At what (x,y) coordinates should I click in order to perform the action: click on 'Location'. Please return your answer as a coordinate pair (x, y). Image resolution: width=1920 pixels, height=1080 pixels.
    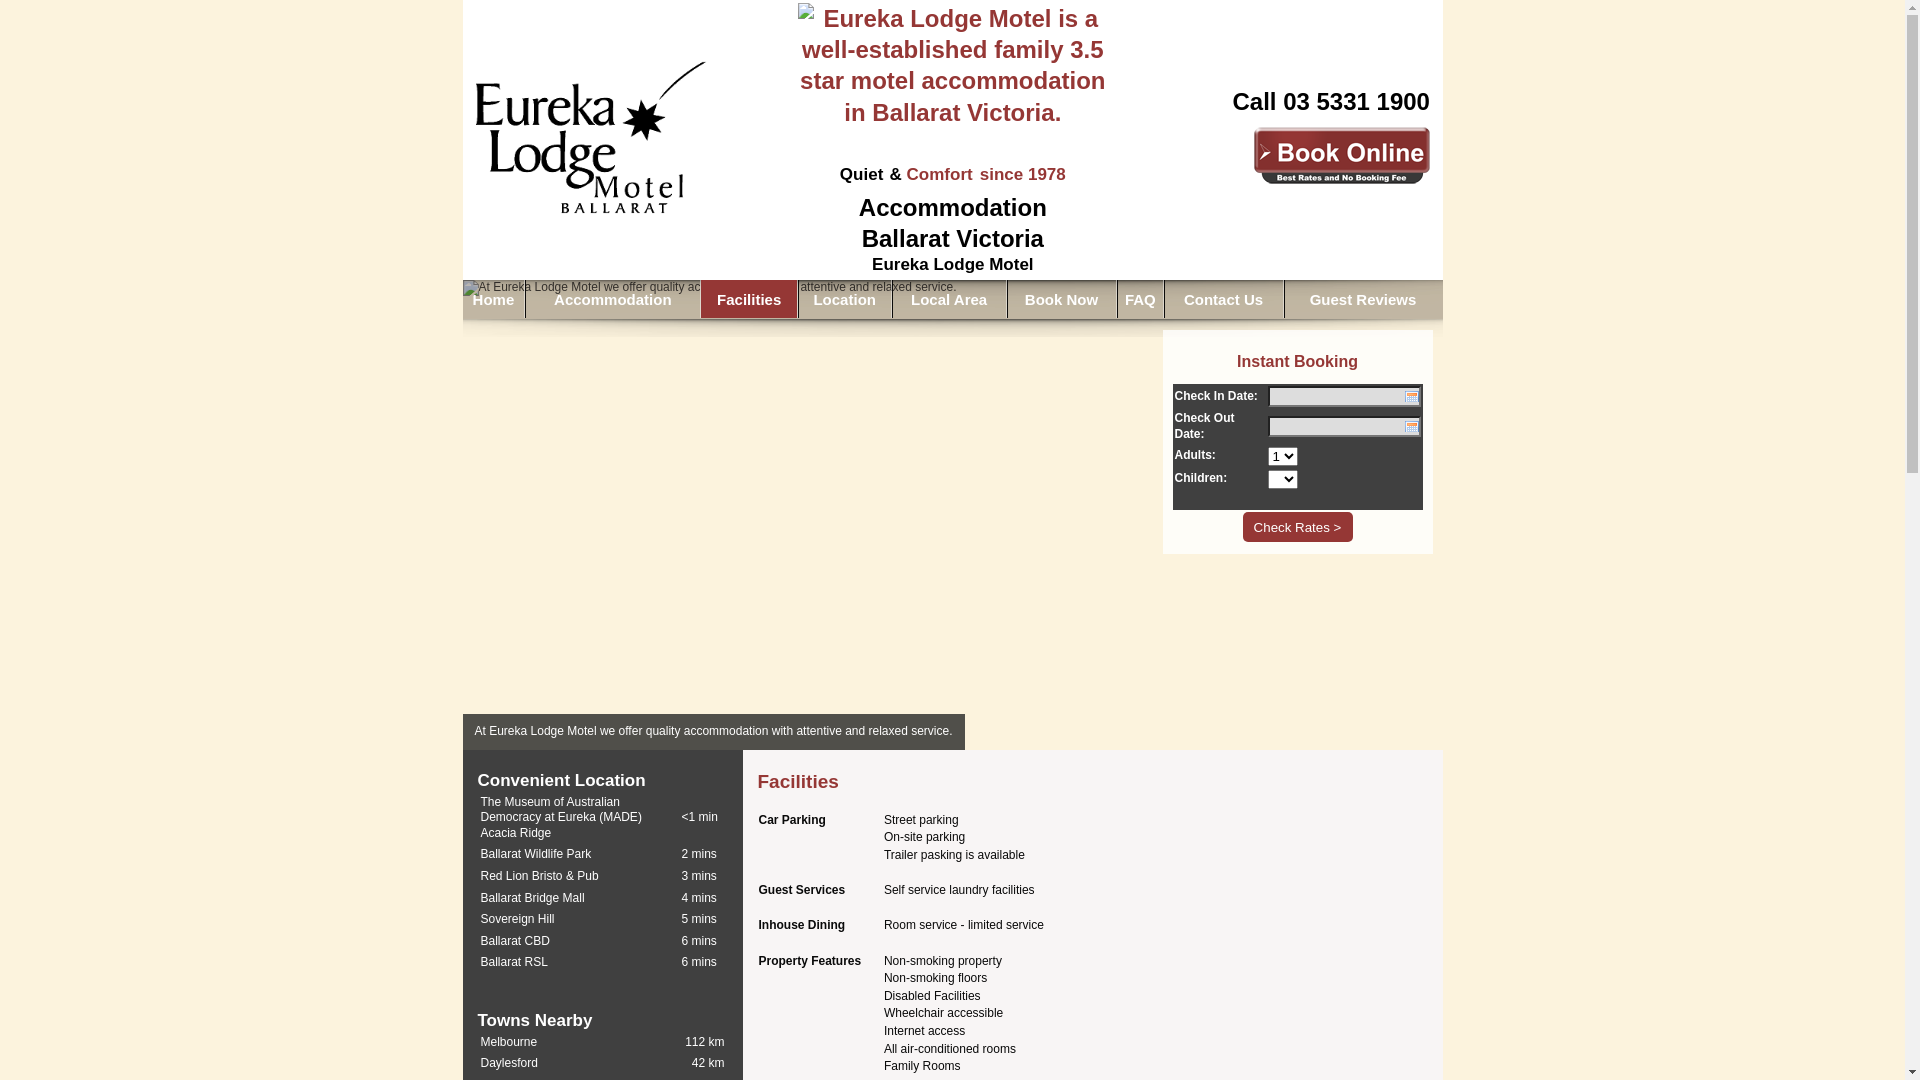
    Looking at the image, I should click on (796, 299).